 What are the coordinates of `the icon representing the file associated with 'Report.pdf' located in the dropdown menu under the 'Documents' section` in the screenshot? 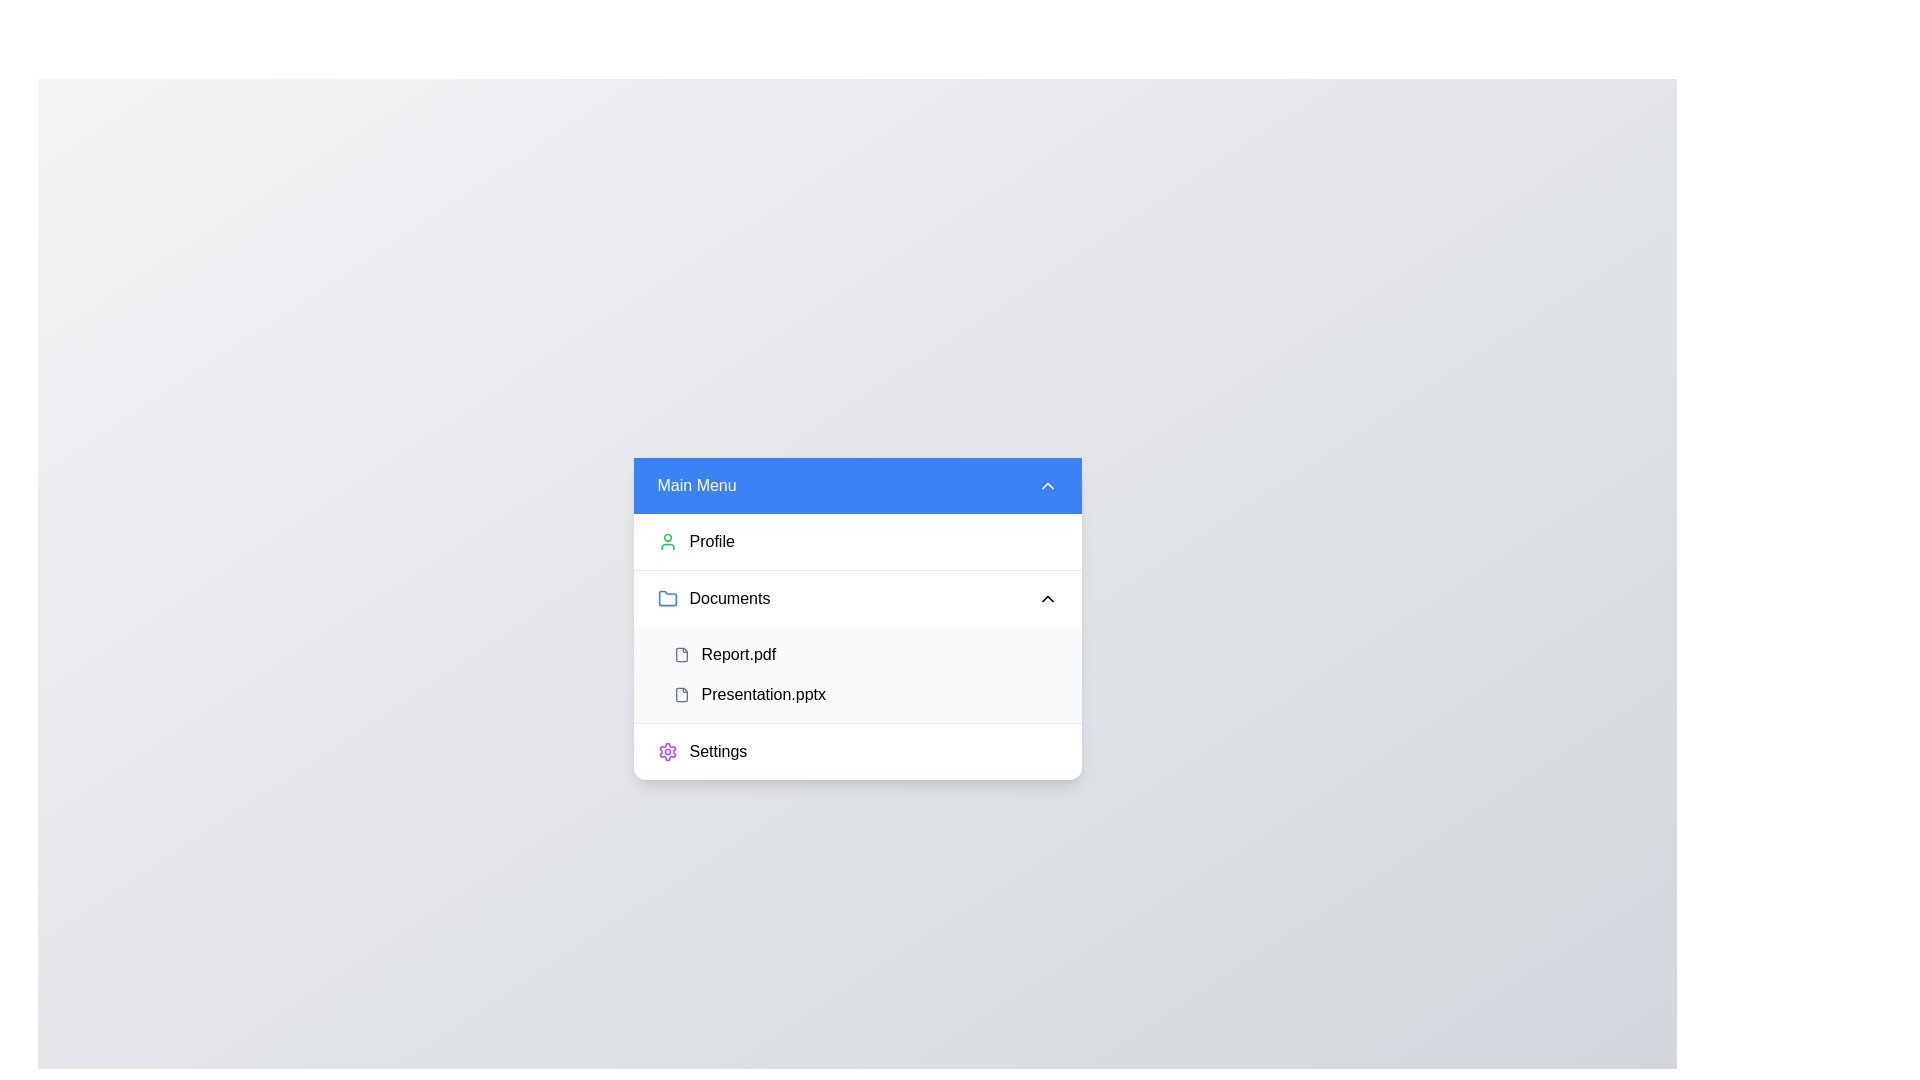 It's located at (681, 655).